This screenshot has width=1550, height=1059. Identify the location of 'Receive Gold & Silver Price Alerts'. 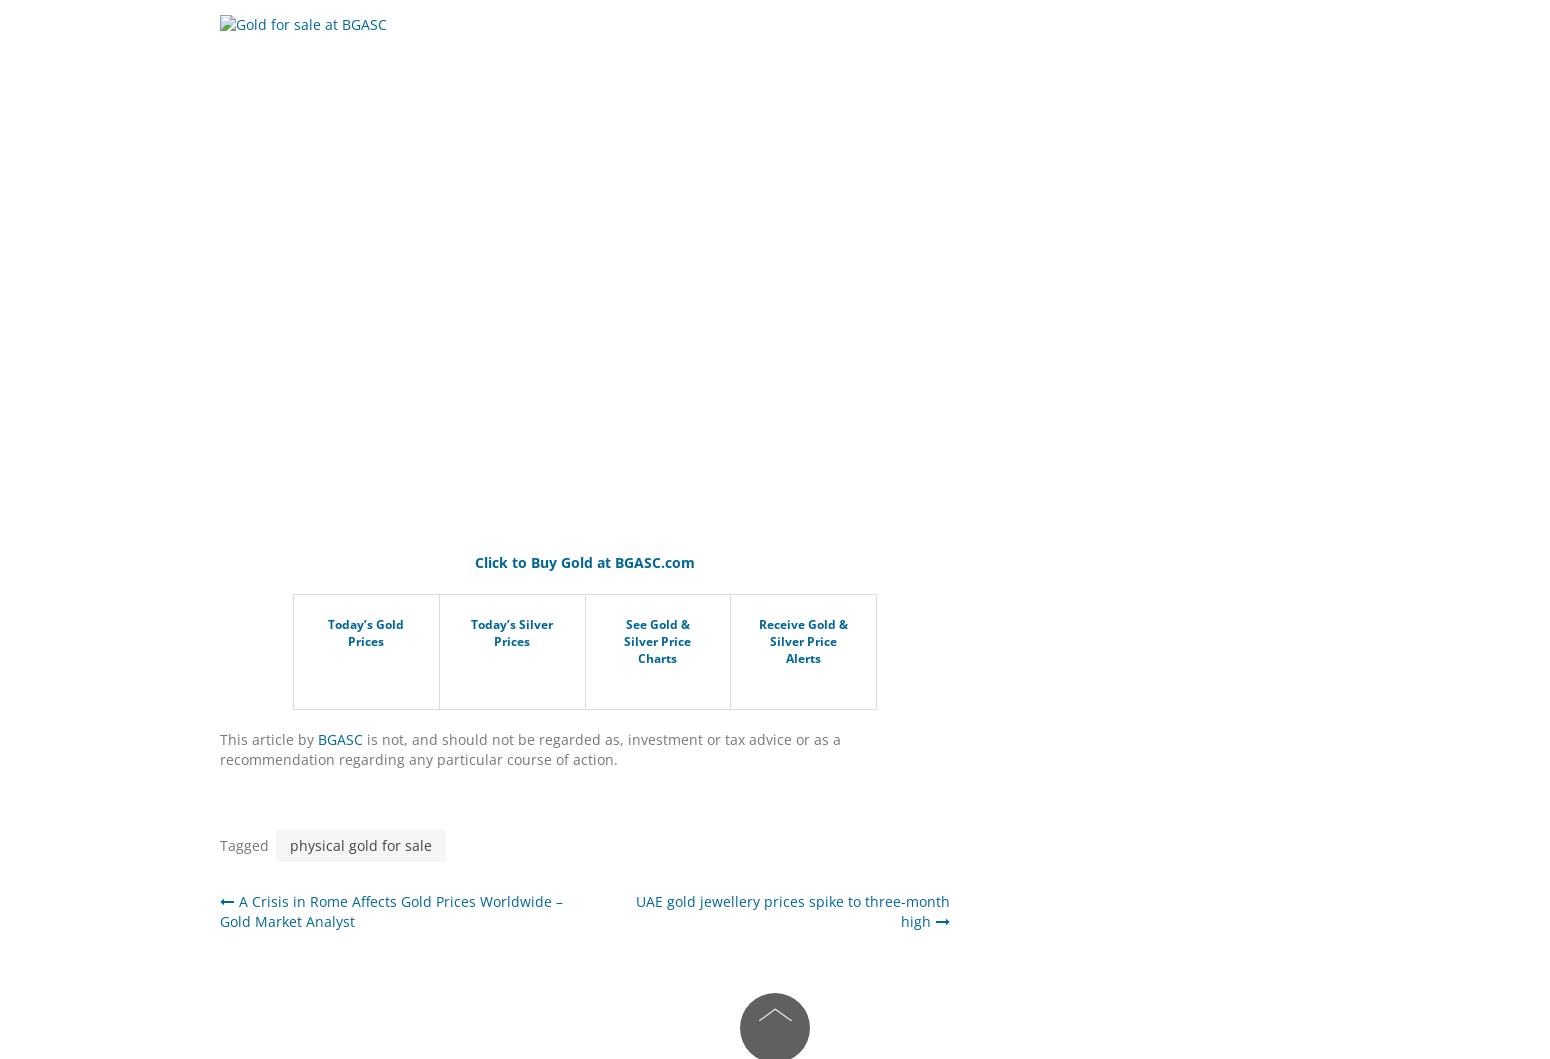
(802, 641).